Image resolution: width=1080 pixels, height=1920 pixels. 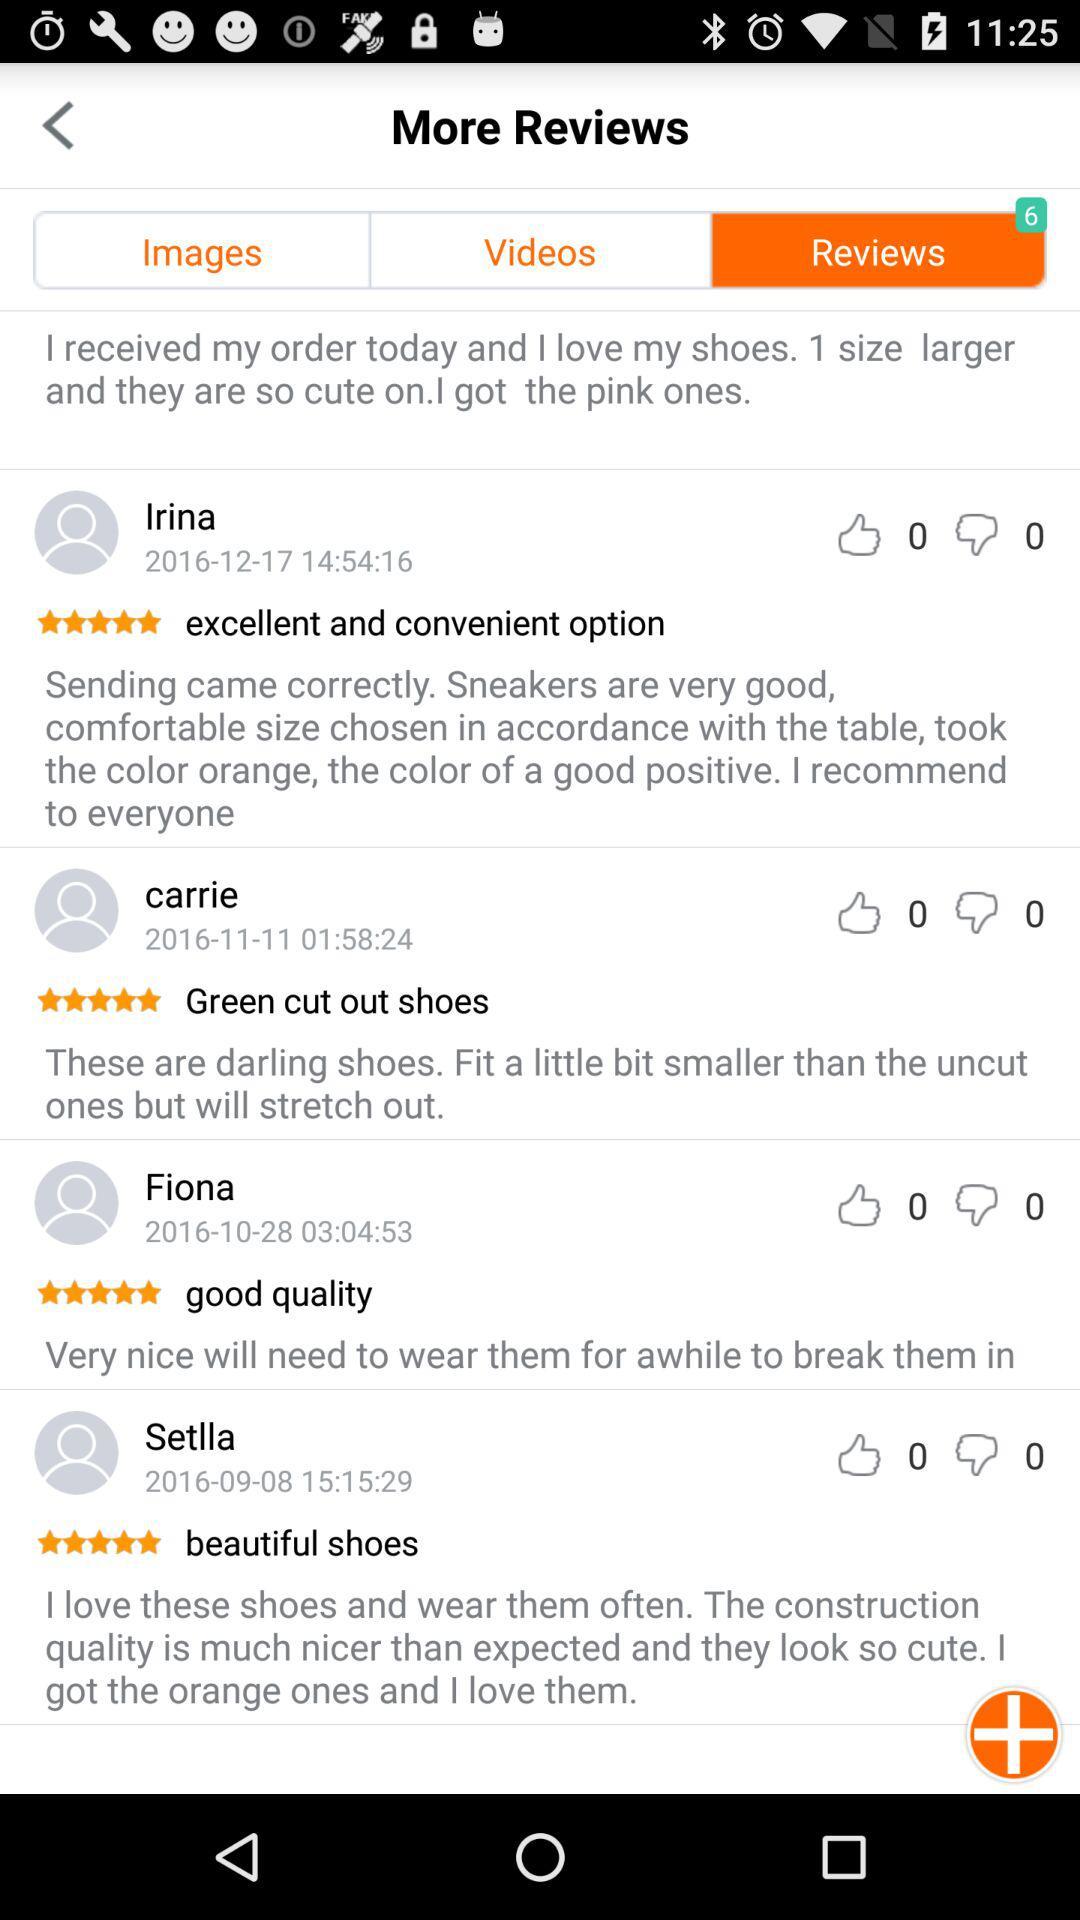 I want to click on like option, so click(x=858, y=534).